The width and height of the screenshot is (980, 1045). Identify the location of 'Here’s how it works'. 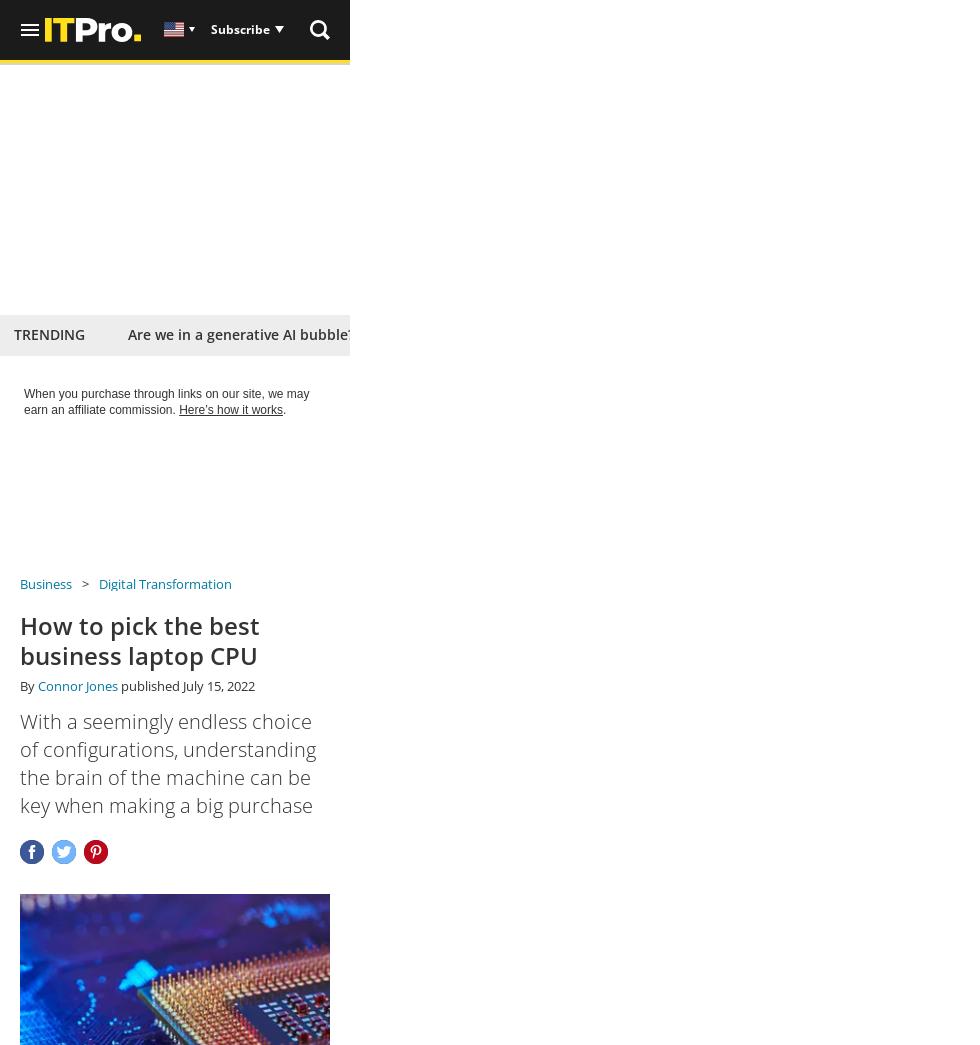
(230, 409).